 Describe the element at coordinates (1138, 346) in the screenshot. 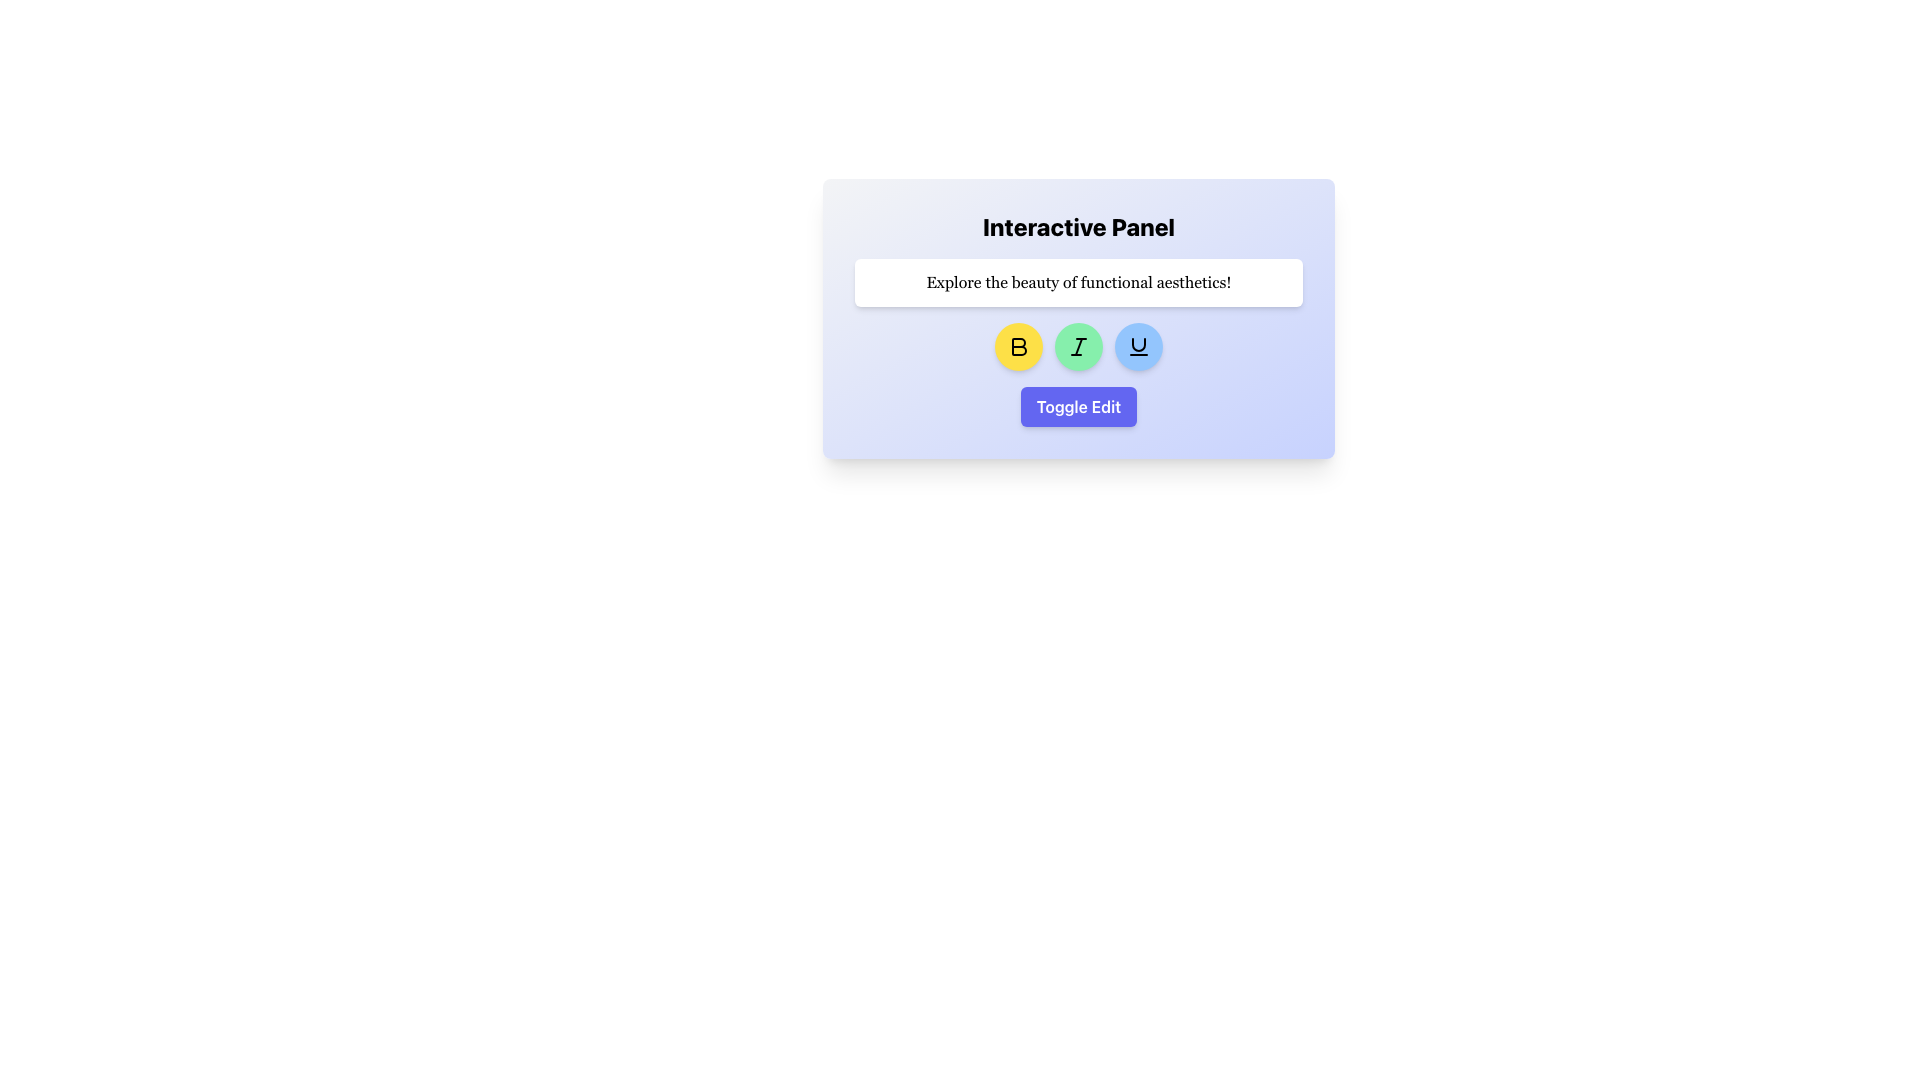

I see `the underline button using keyboard navigation` at that location.